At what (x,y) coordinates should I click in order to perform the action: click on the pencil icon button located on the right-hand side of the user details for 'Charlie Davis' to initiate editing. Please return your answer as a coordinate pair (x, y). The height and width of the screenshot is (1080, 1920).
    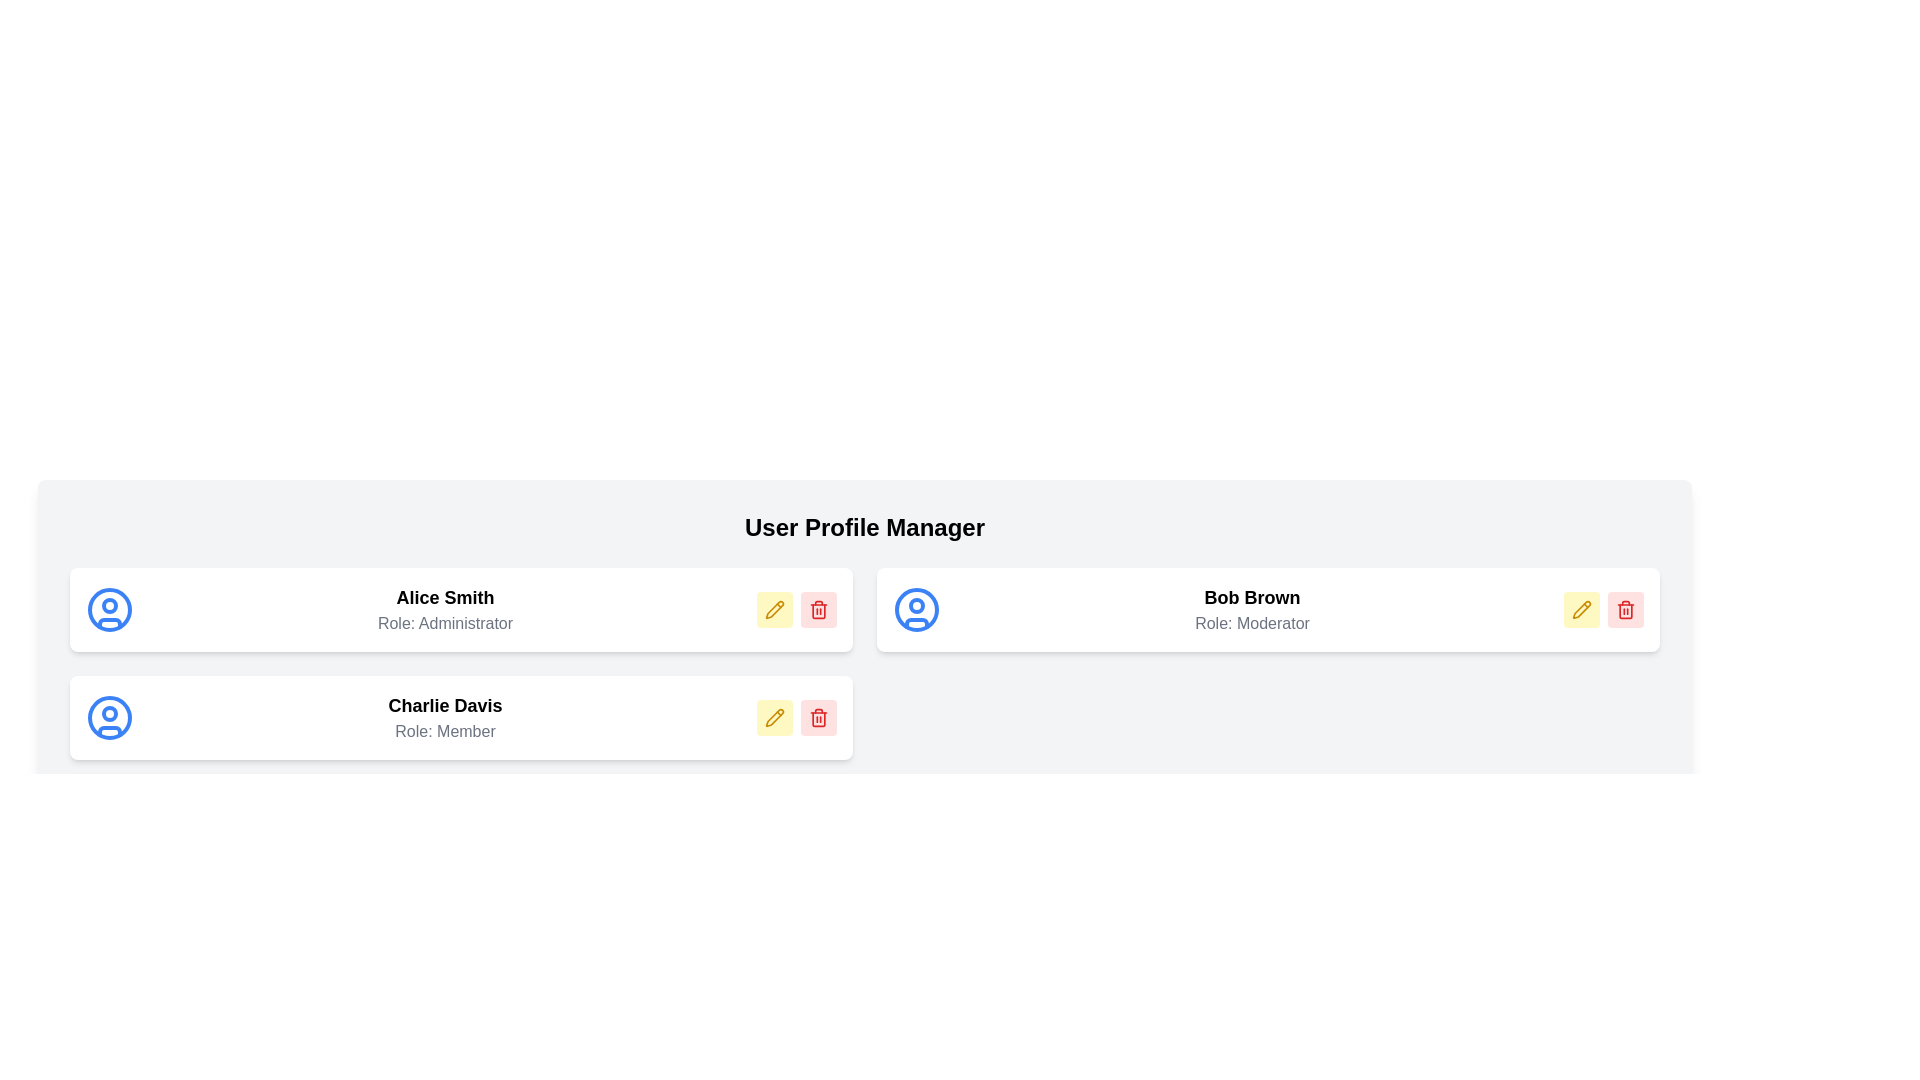
    Looking at the image, I should click on (773, 716).